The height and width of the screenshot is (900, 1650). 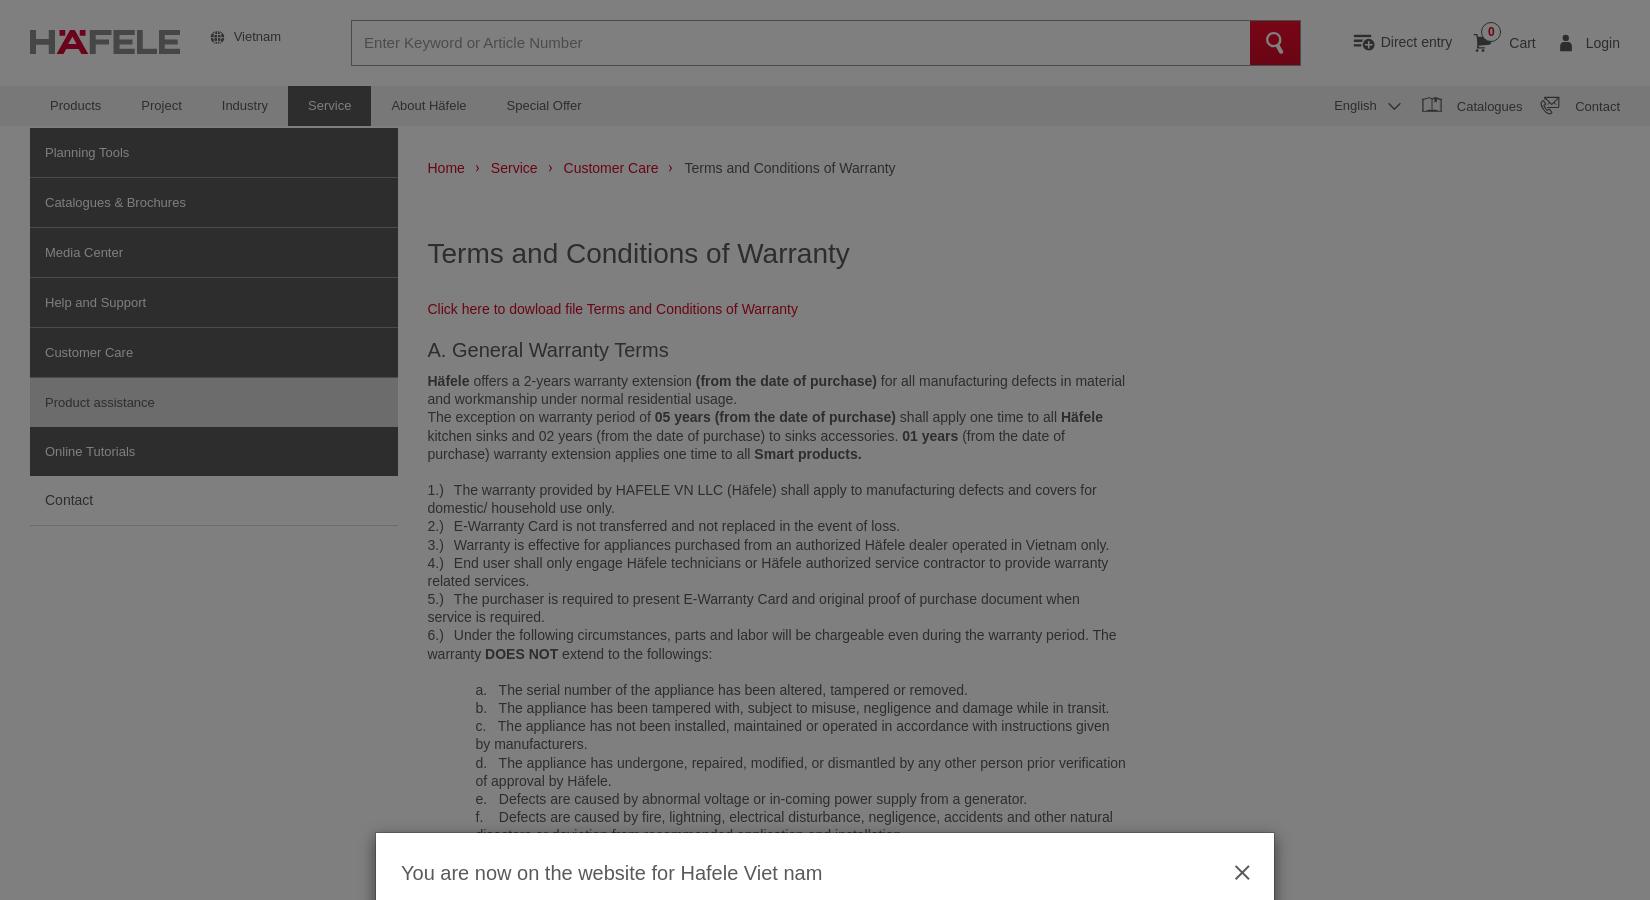 I want to click on '01 years', so click(x=931, y=434).